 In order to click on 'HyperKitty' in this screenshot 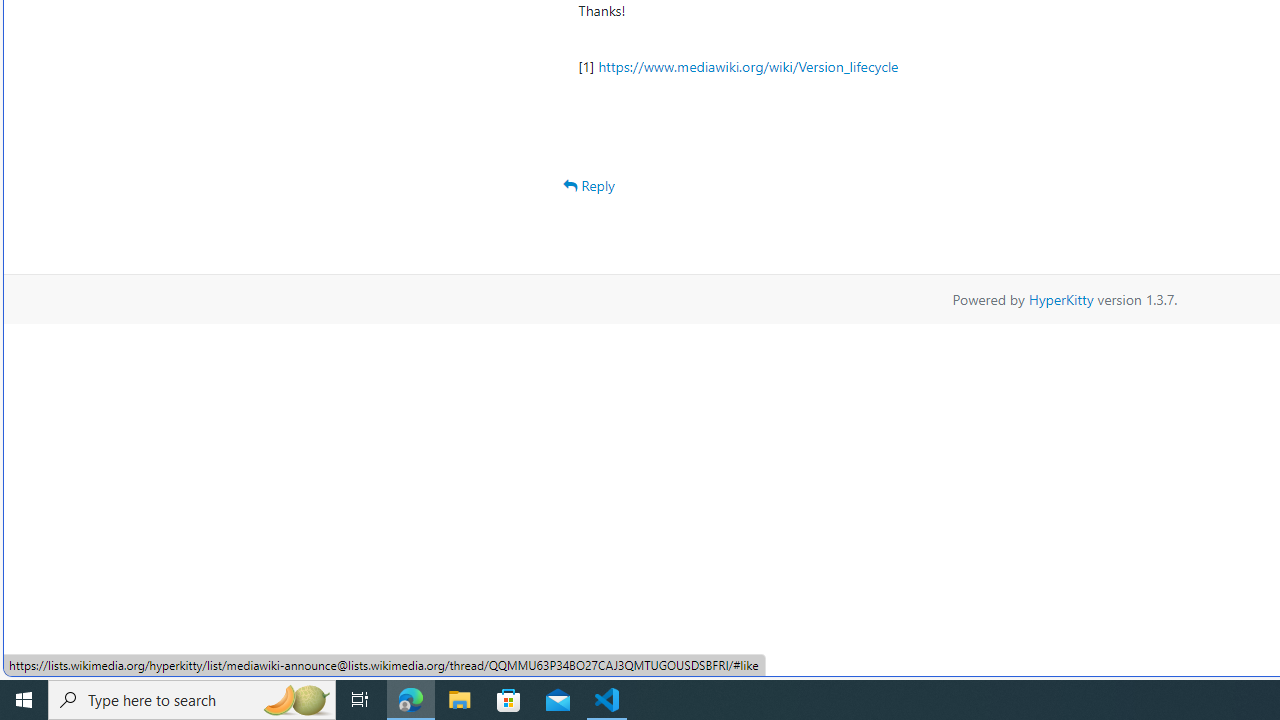, I will do `click(1060, 298)`.